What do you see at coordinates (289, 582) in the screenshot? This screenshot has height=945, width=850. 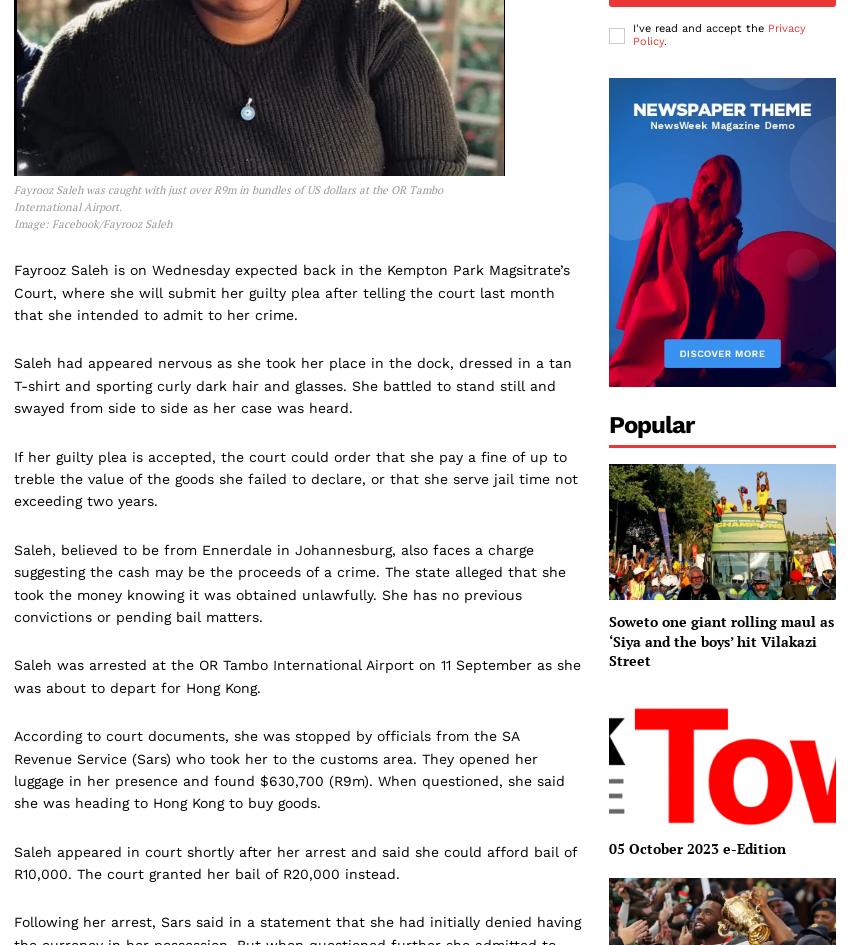 I see `'Saleh‚ believed to be from Ennerdale in Johannesburg‚ also faces a charge suggesting the cash may be the proceeds of a crime. The state alleged that she took the money knowing it was obtained unlawfully. She has no previous convictions or pending bail matters.'` at bounding box center [289, 582].